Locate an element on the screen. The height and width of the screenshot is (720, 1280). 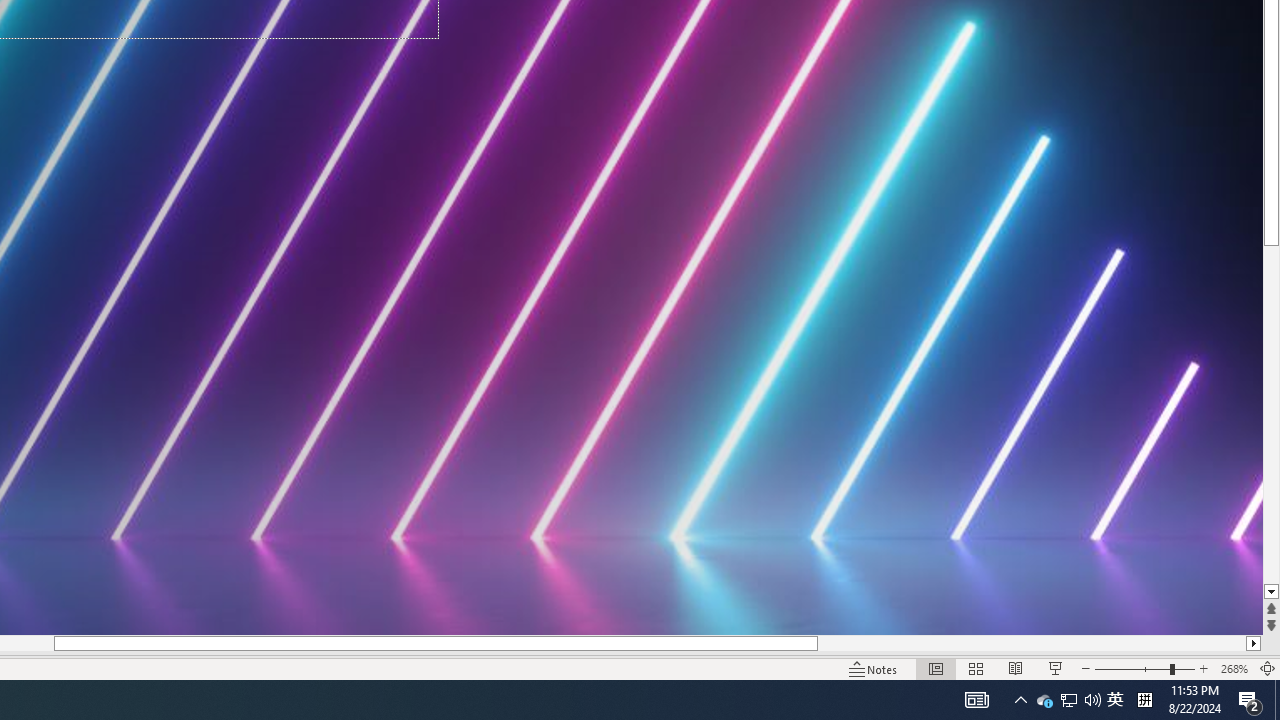
'Slide Sorter' is located at coordinates (976, 669).